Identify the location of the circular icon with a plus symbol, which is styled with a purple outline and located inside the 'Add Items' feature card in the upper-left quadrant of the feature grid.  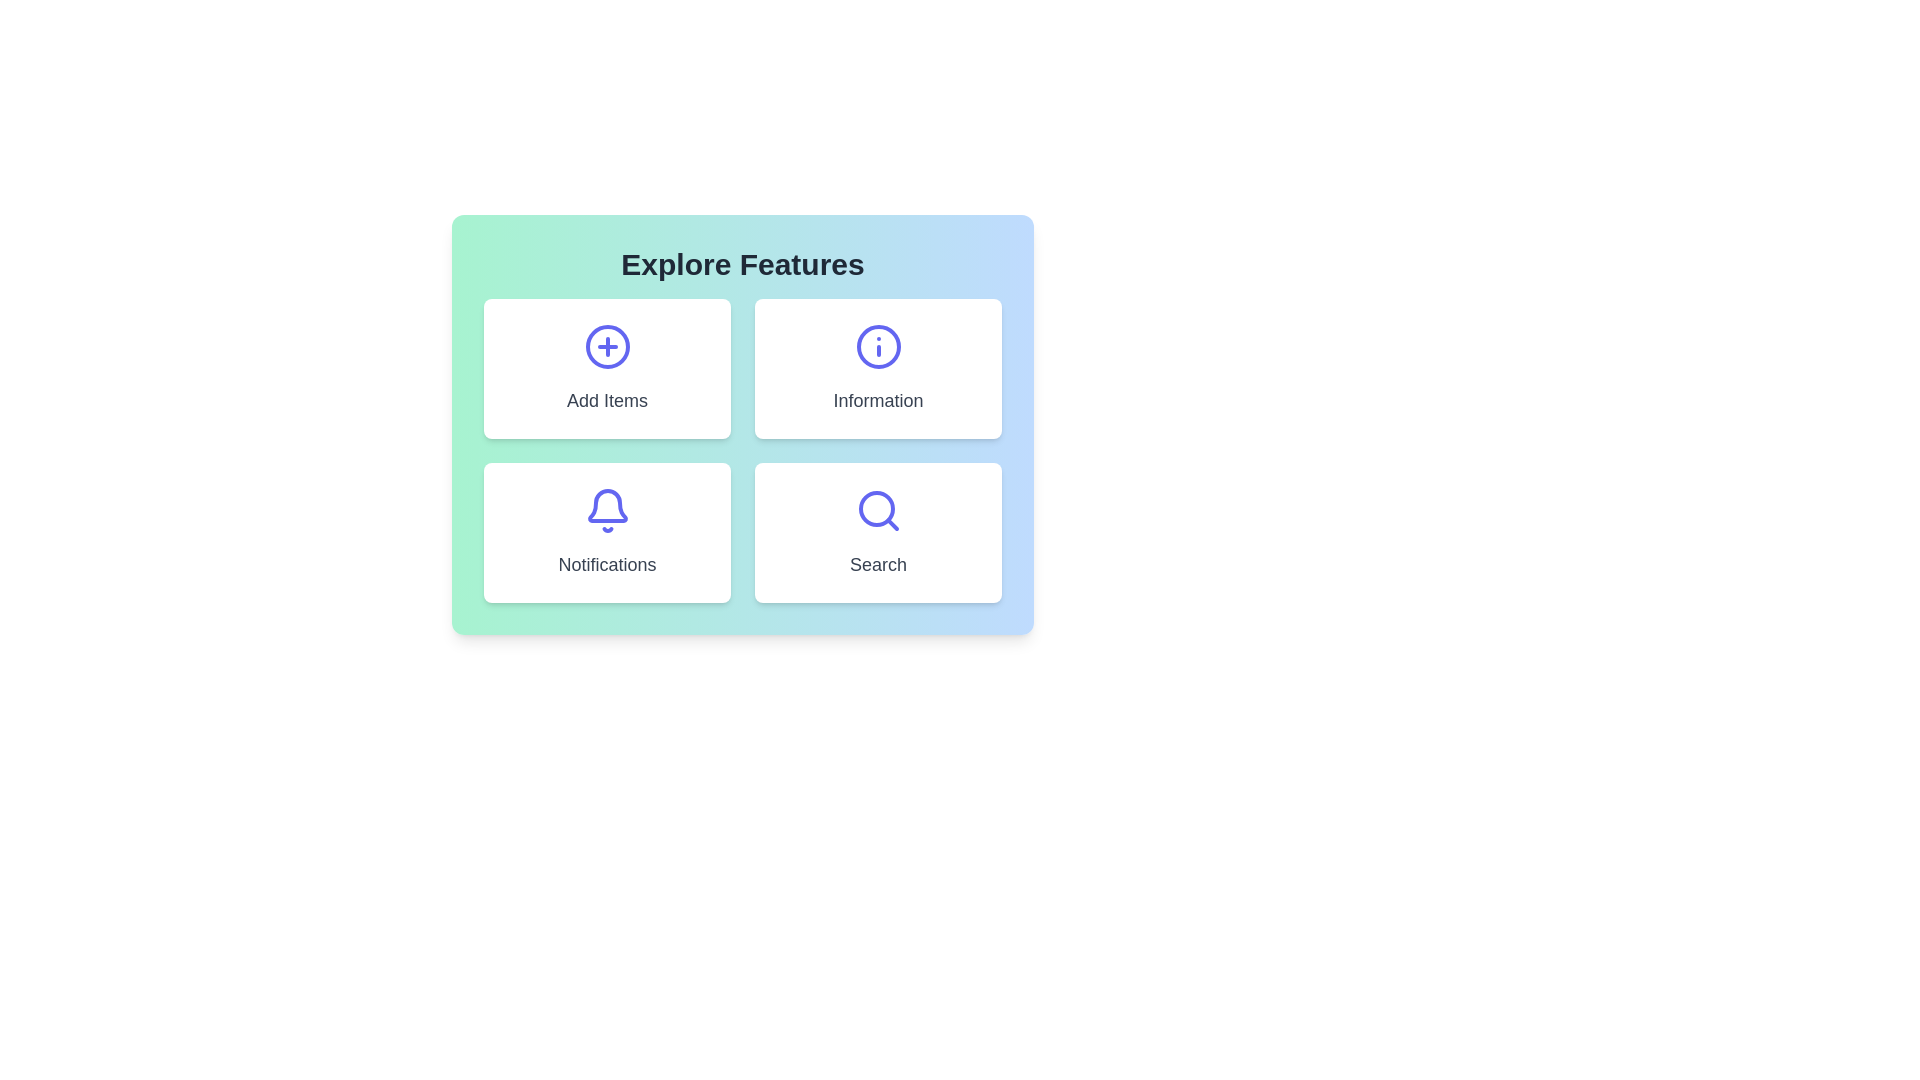
(606, 346).